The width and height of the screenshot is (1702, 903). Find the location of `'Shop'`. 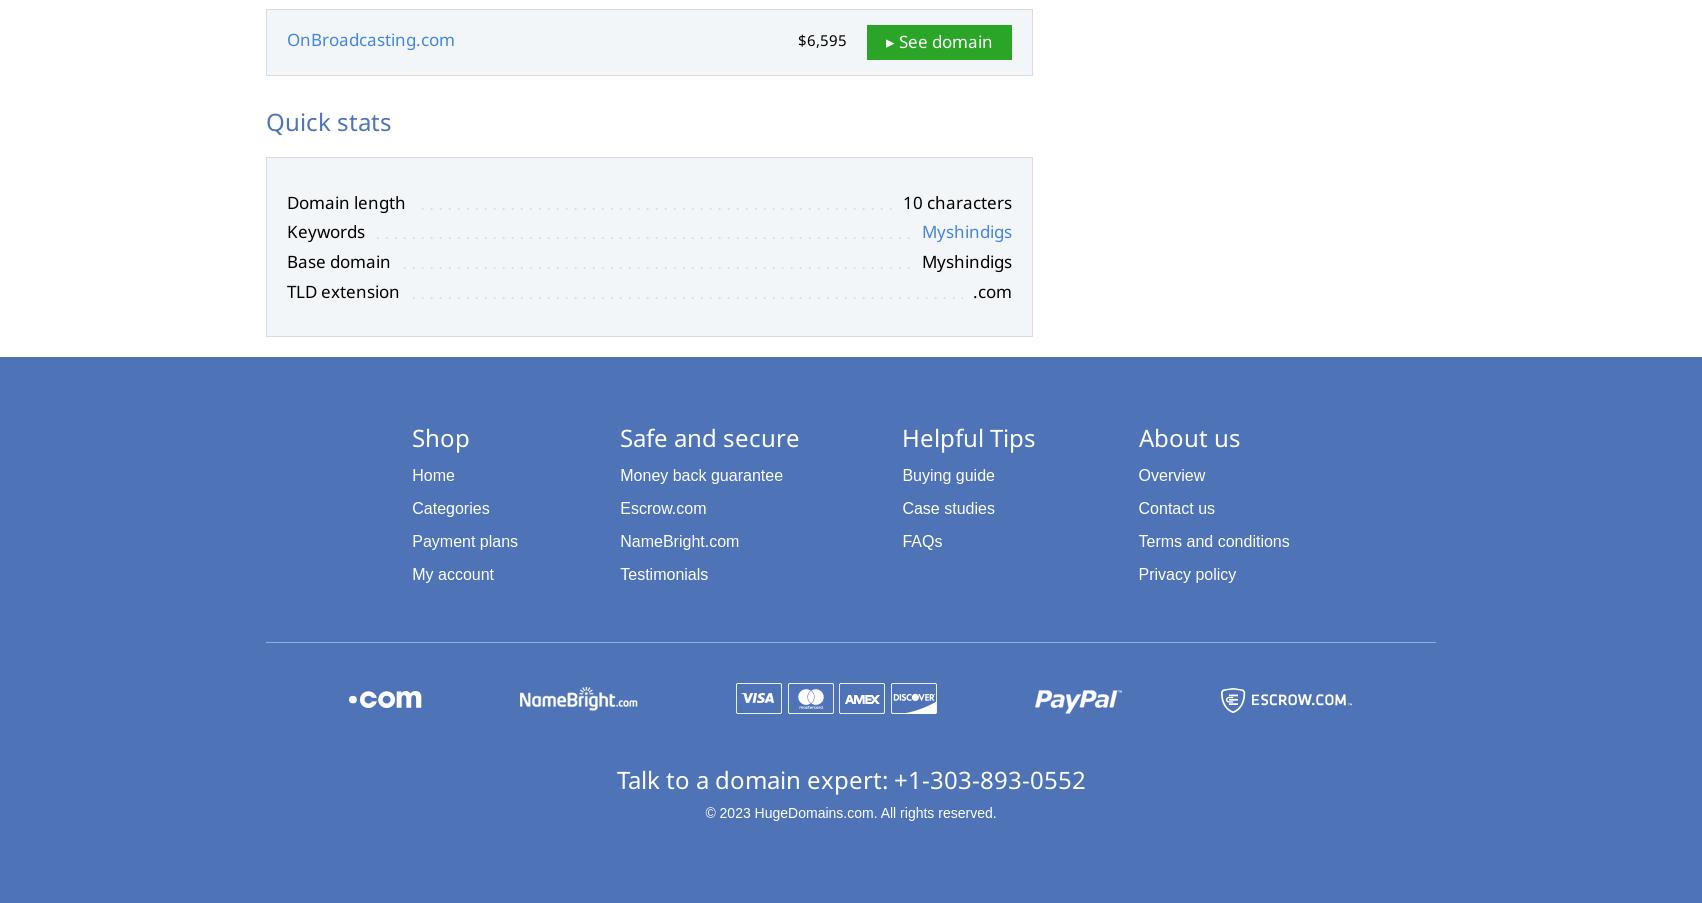

'Shop' is located at coordinates (439, 436).